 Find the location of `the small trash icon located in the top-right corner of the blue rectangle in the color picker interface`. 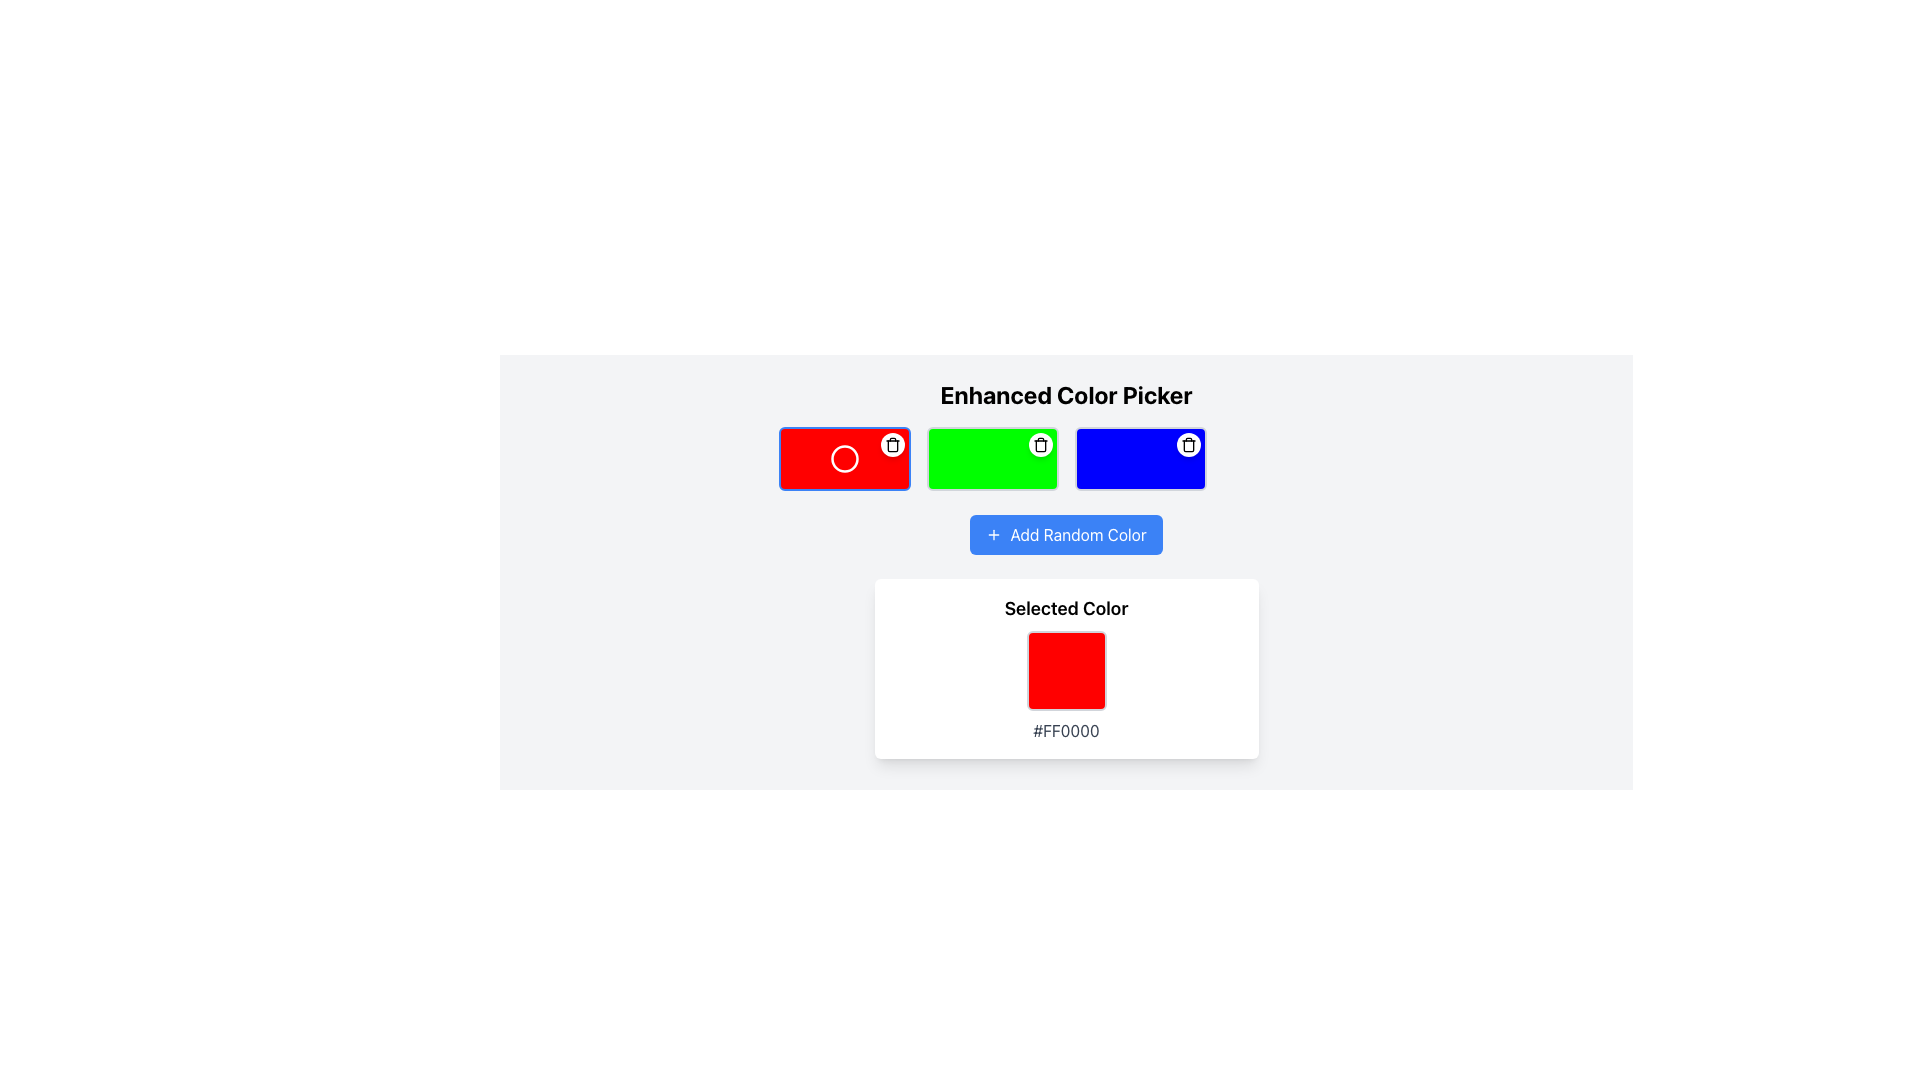

the small trash icon located in the top-right corner of the blue rectangle in the color picker interface is located at coordinates (1188, 443).